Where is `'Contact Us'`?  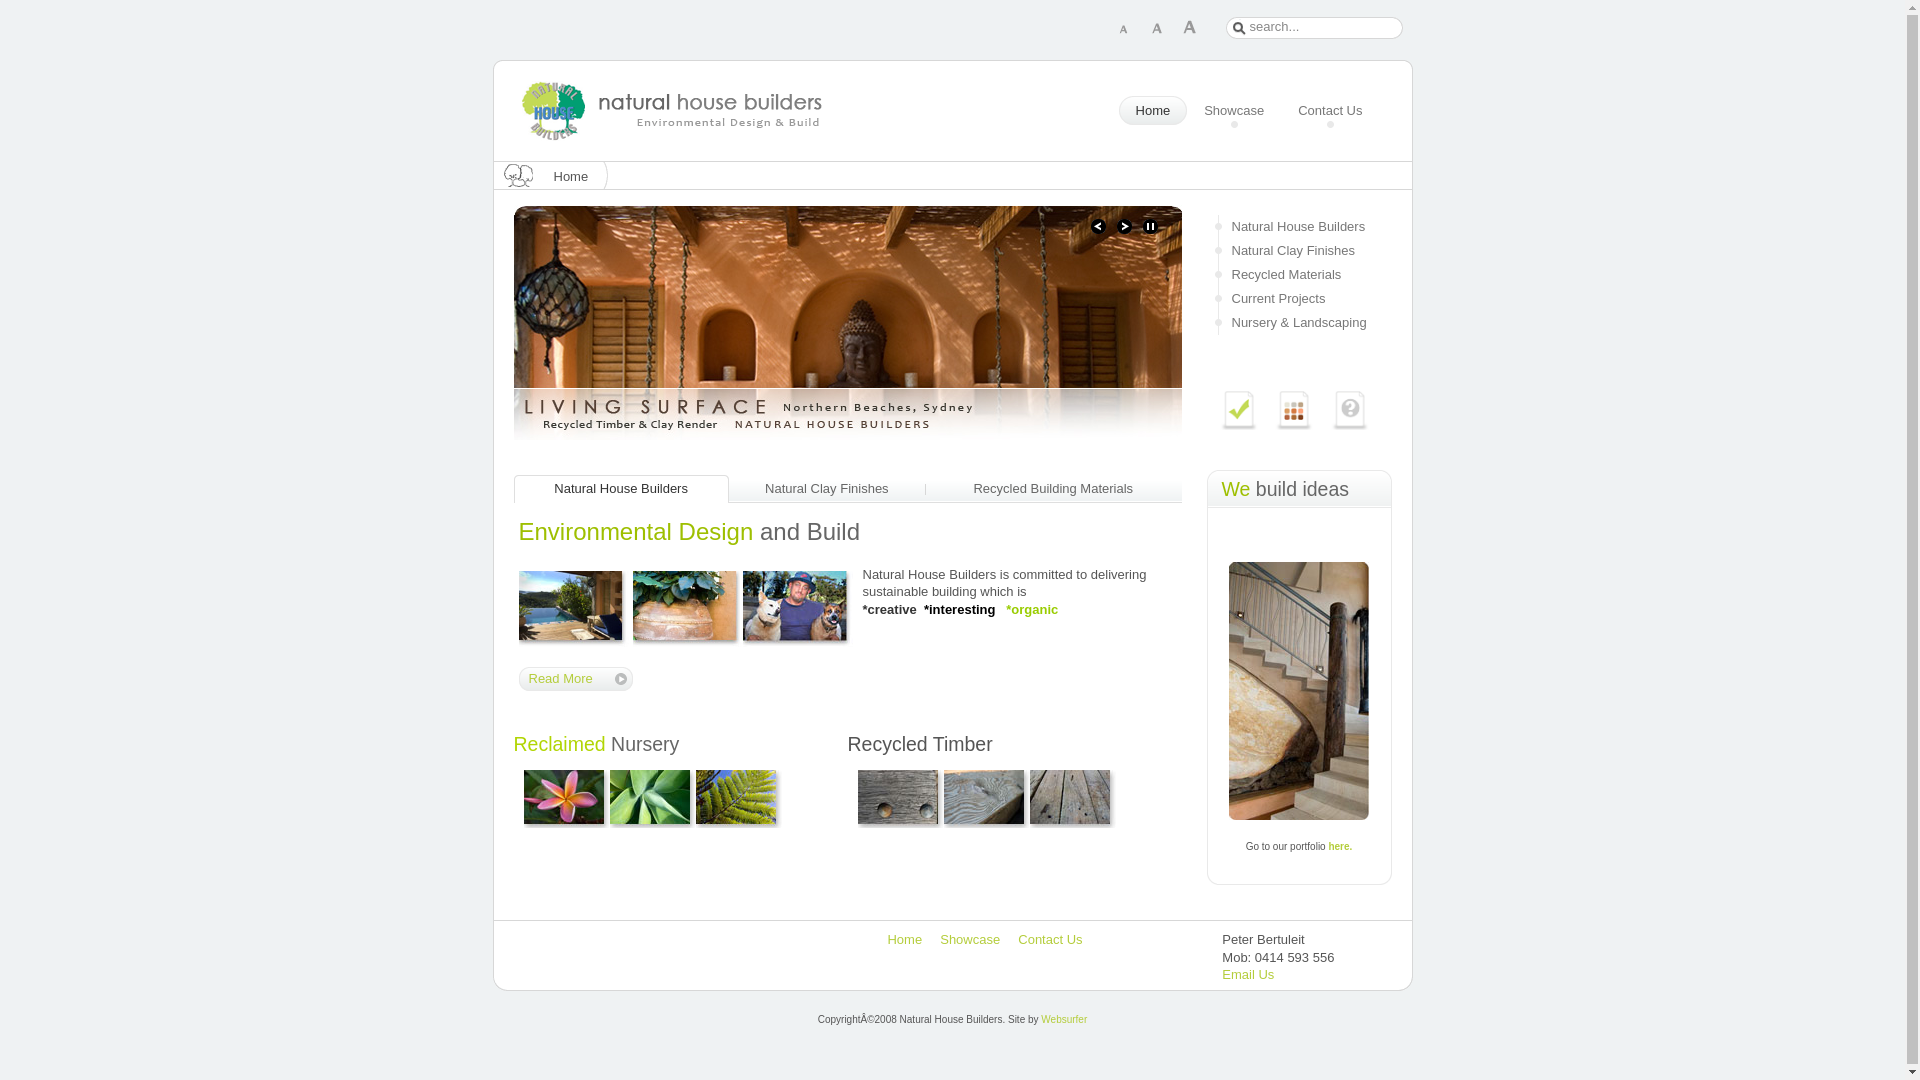
'Contact Us' is located at coordinates (1329, 111).